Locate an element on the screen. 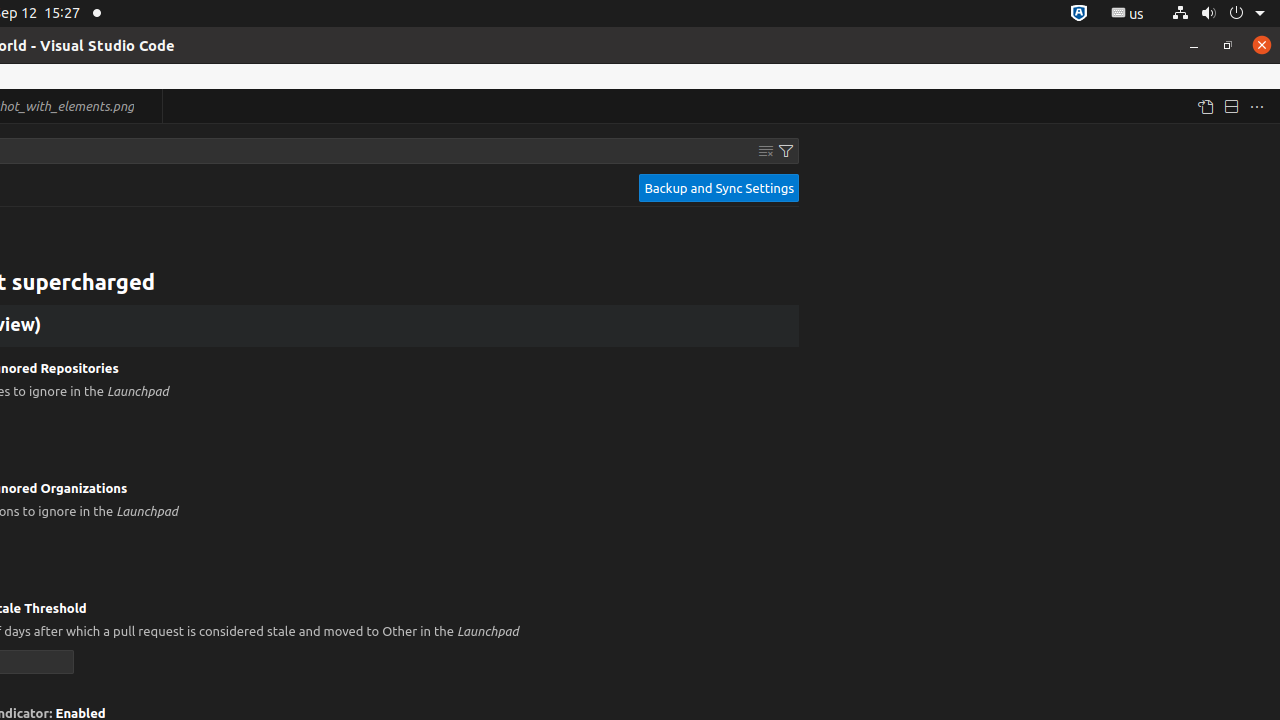  'Open Settings (JSON)' is located at coordinates (1203, 106).